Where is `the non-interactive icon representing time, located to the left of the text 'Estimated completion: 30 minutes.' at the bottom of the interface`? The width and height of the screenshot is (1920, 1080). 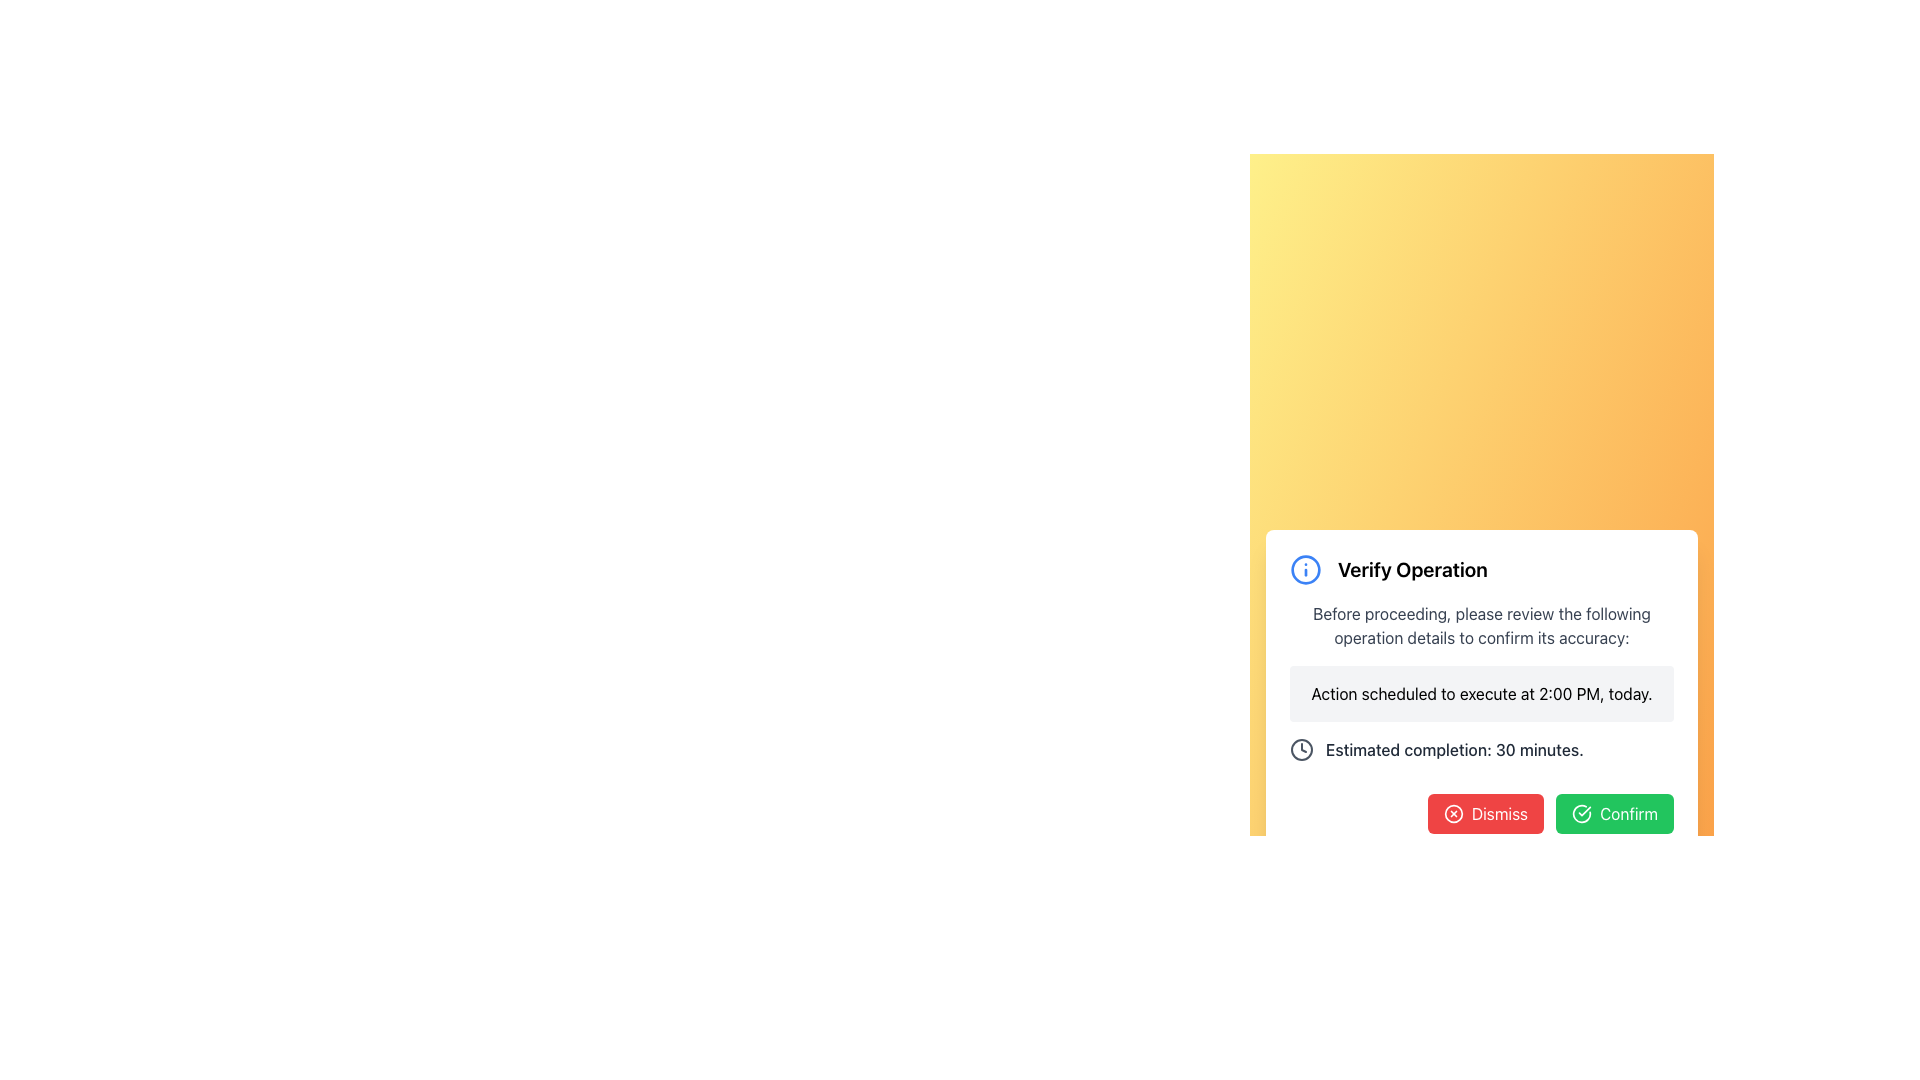 the non-interactive icon representing time, located to the left of the text 'Estimated completion: 30 minutes.' at the bottom of the interface is located at coordinates (1301, 749).